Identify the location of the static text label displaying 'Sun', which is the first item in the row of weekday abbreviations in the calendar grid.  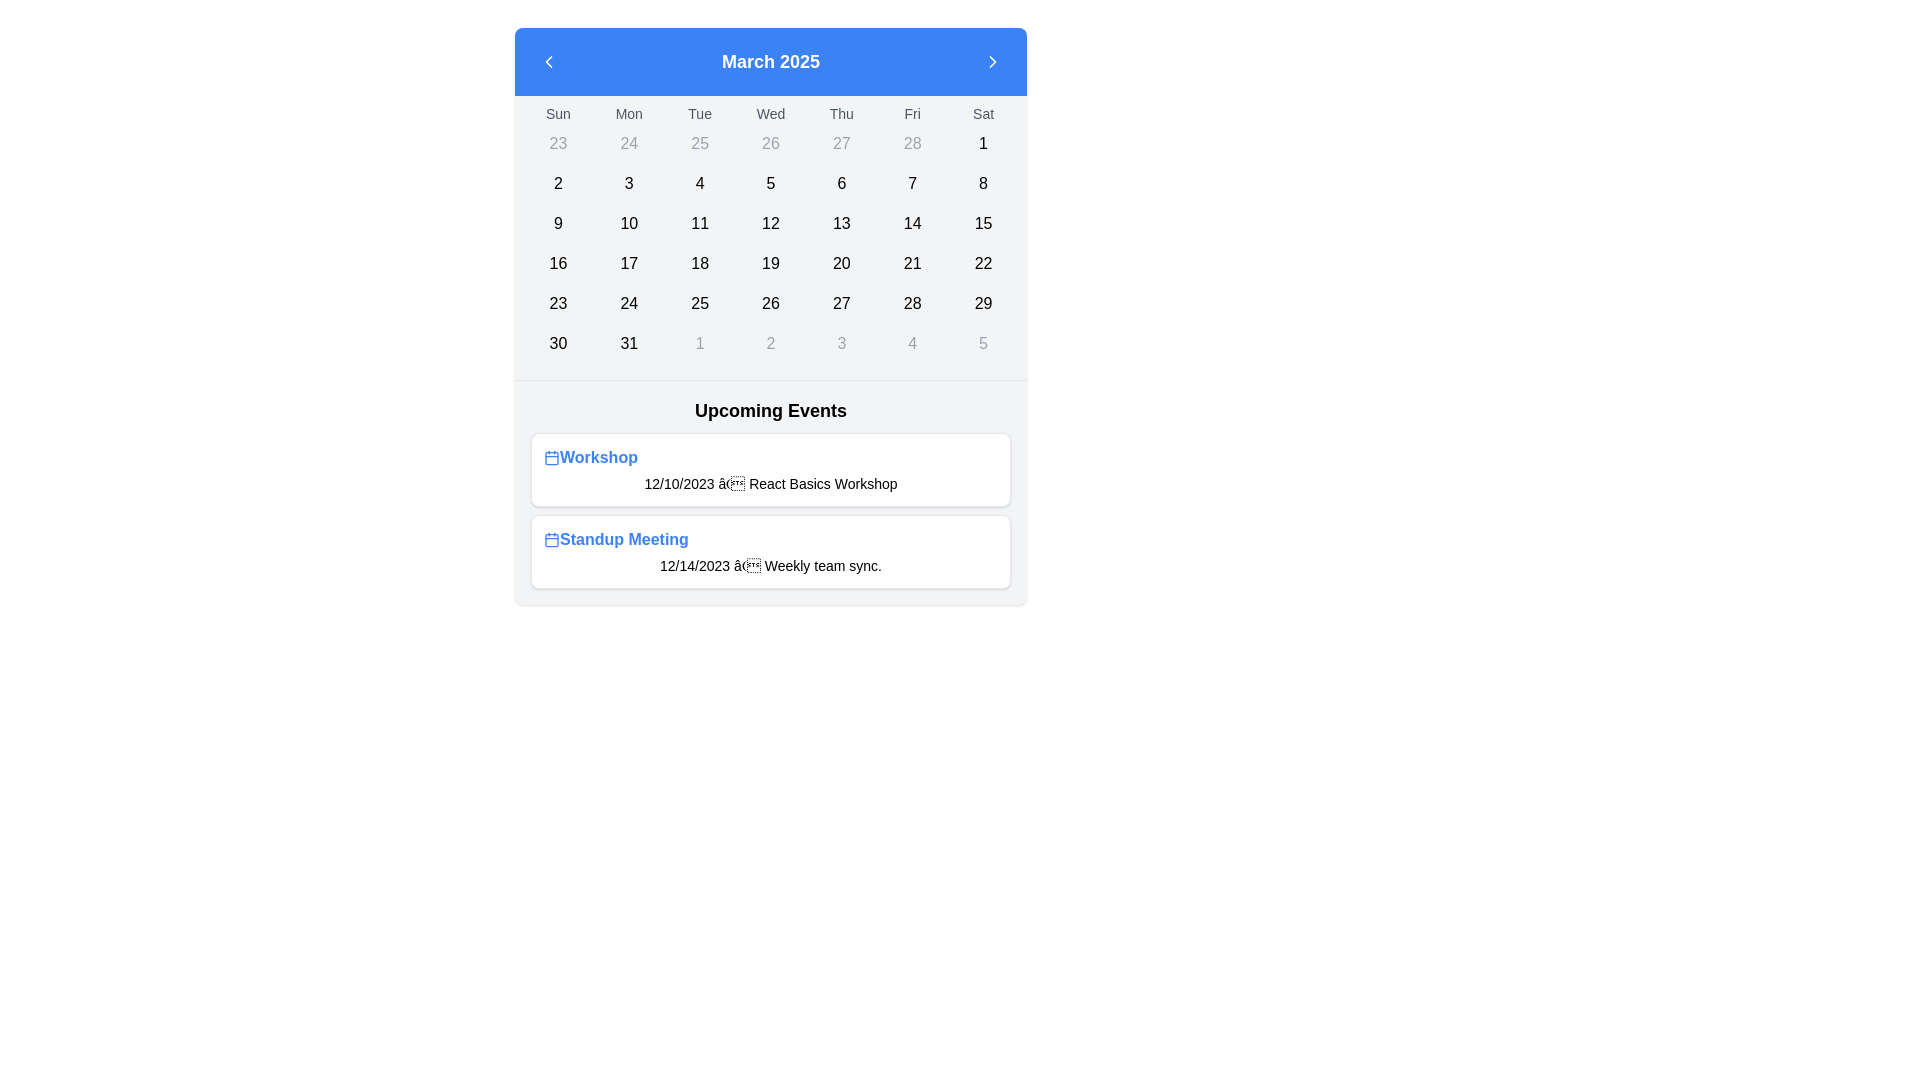
(558, 114).